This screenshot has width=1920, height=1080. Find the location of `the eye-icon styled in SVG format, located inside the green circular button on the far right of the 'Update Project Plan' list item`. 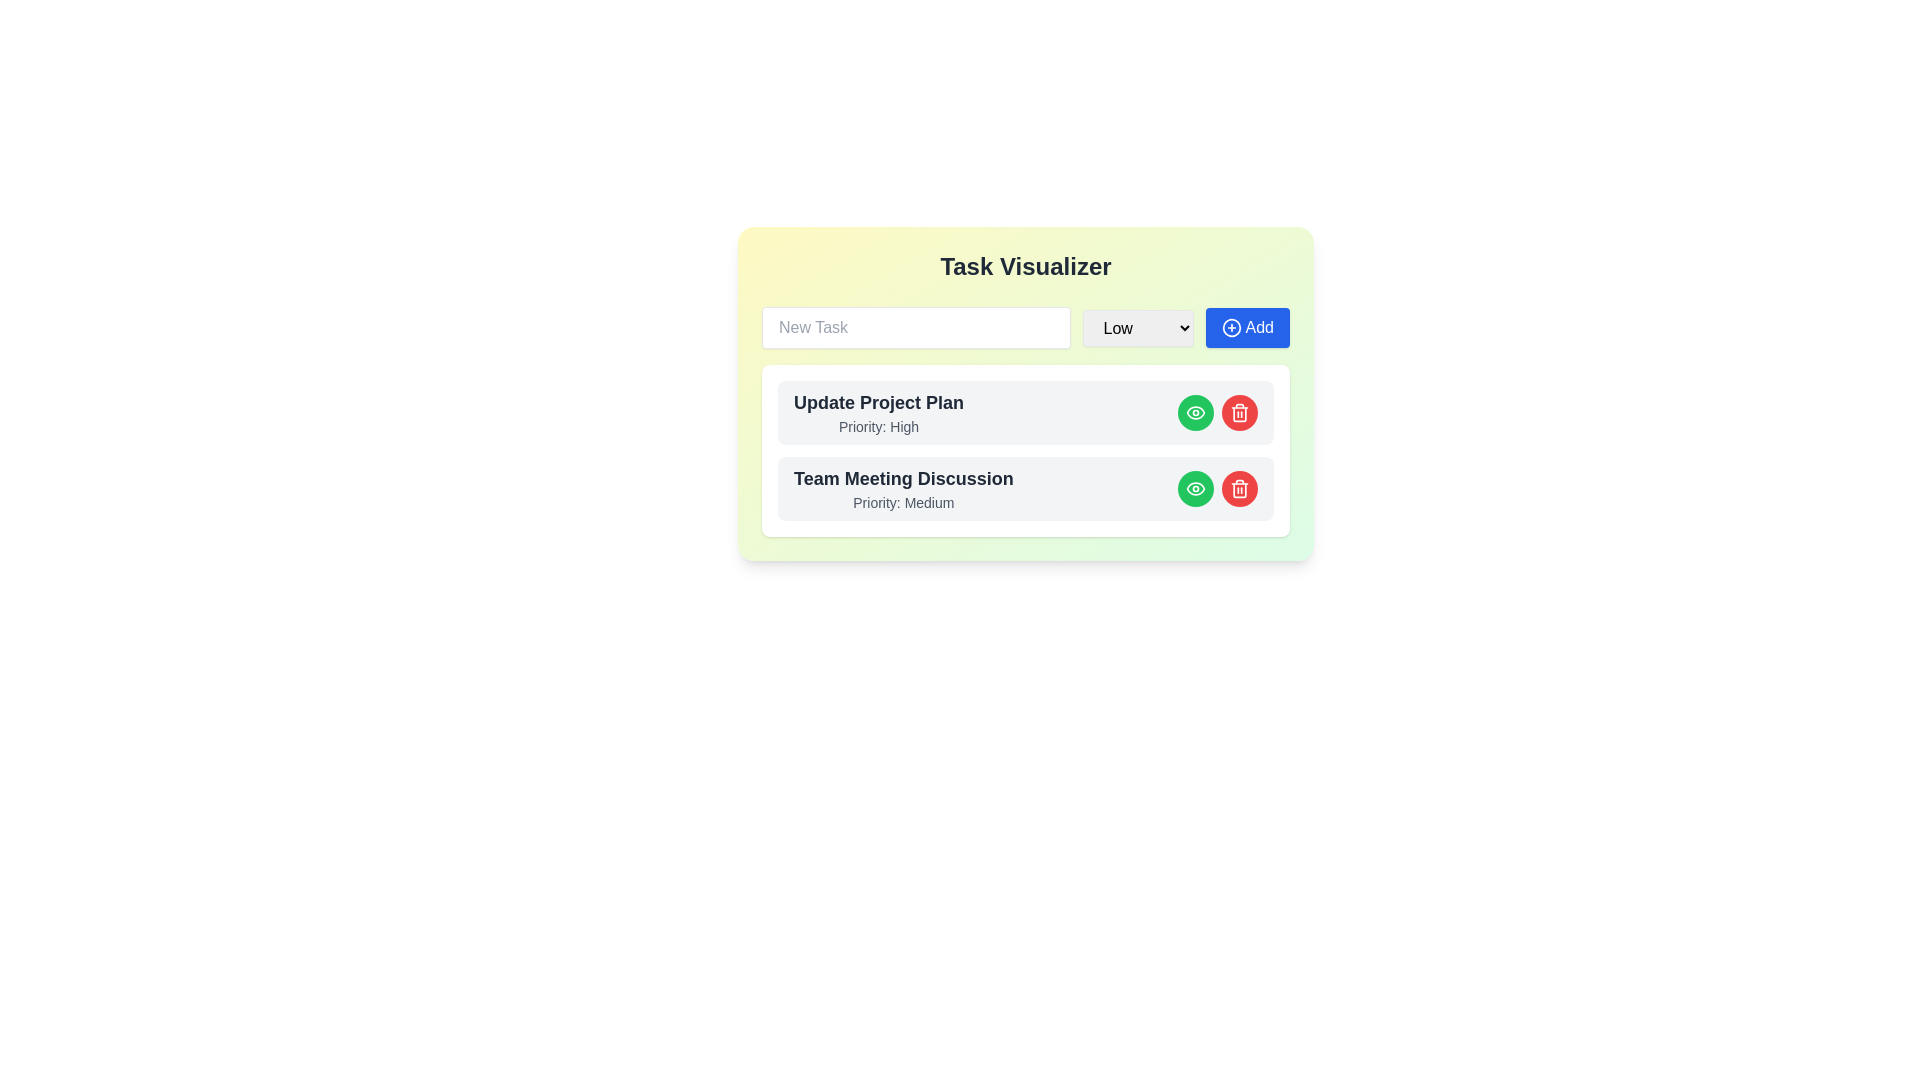

the eye-icon styled in SVG format, located inside the green circular button on the far right of the 'Update Project Plan' list item is located at coordinates (1195, 489).